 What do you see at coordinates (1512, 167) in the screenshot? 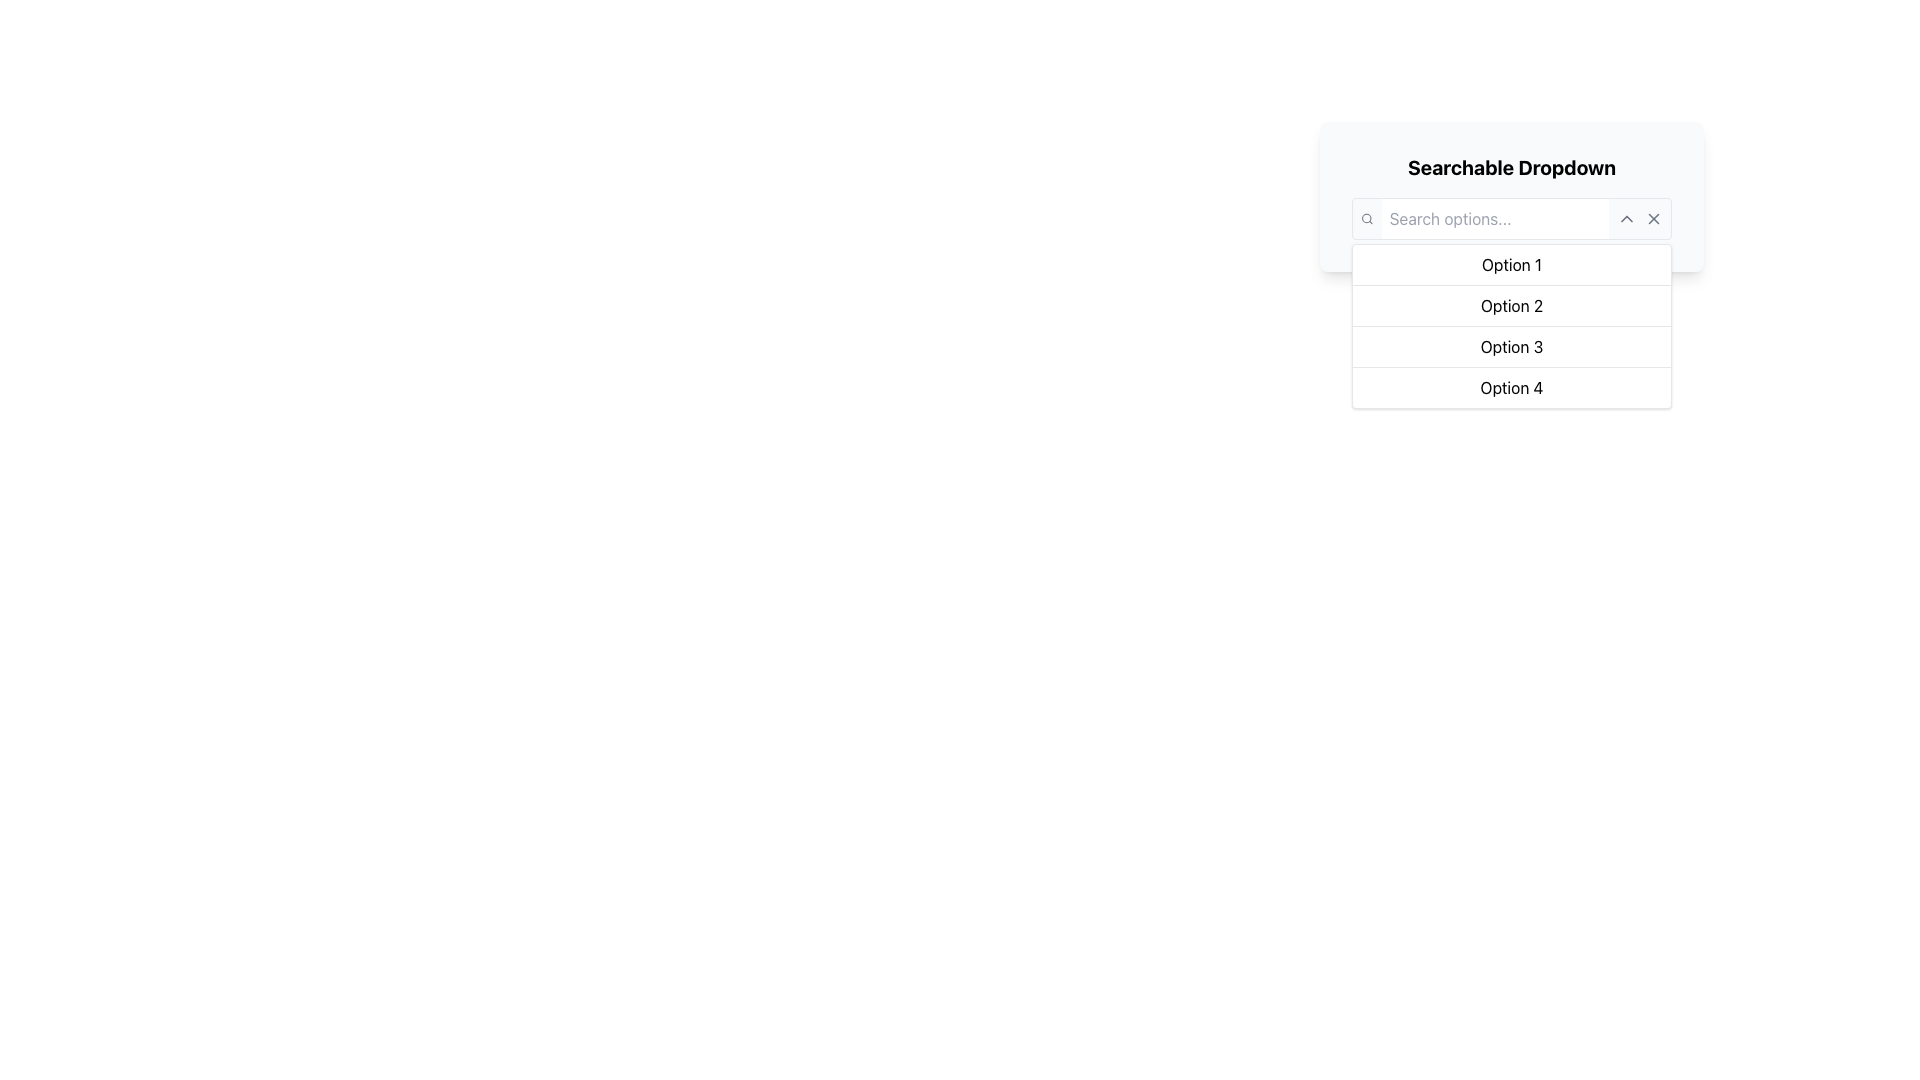
I see `the heading label text positioned above the dropdown component` at bounding box center [1512, 167].